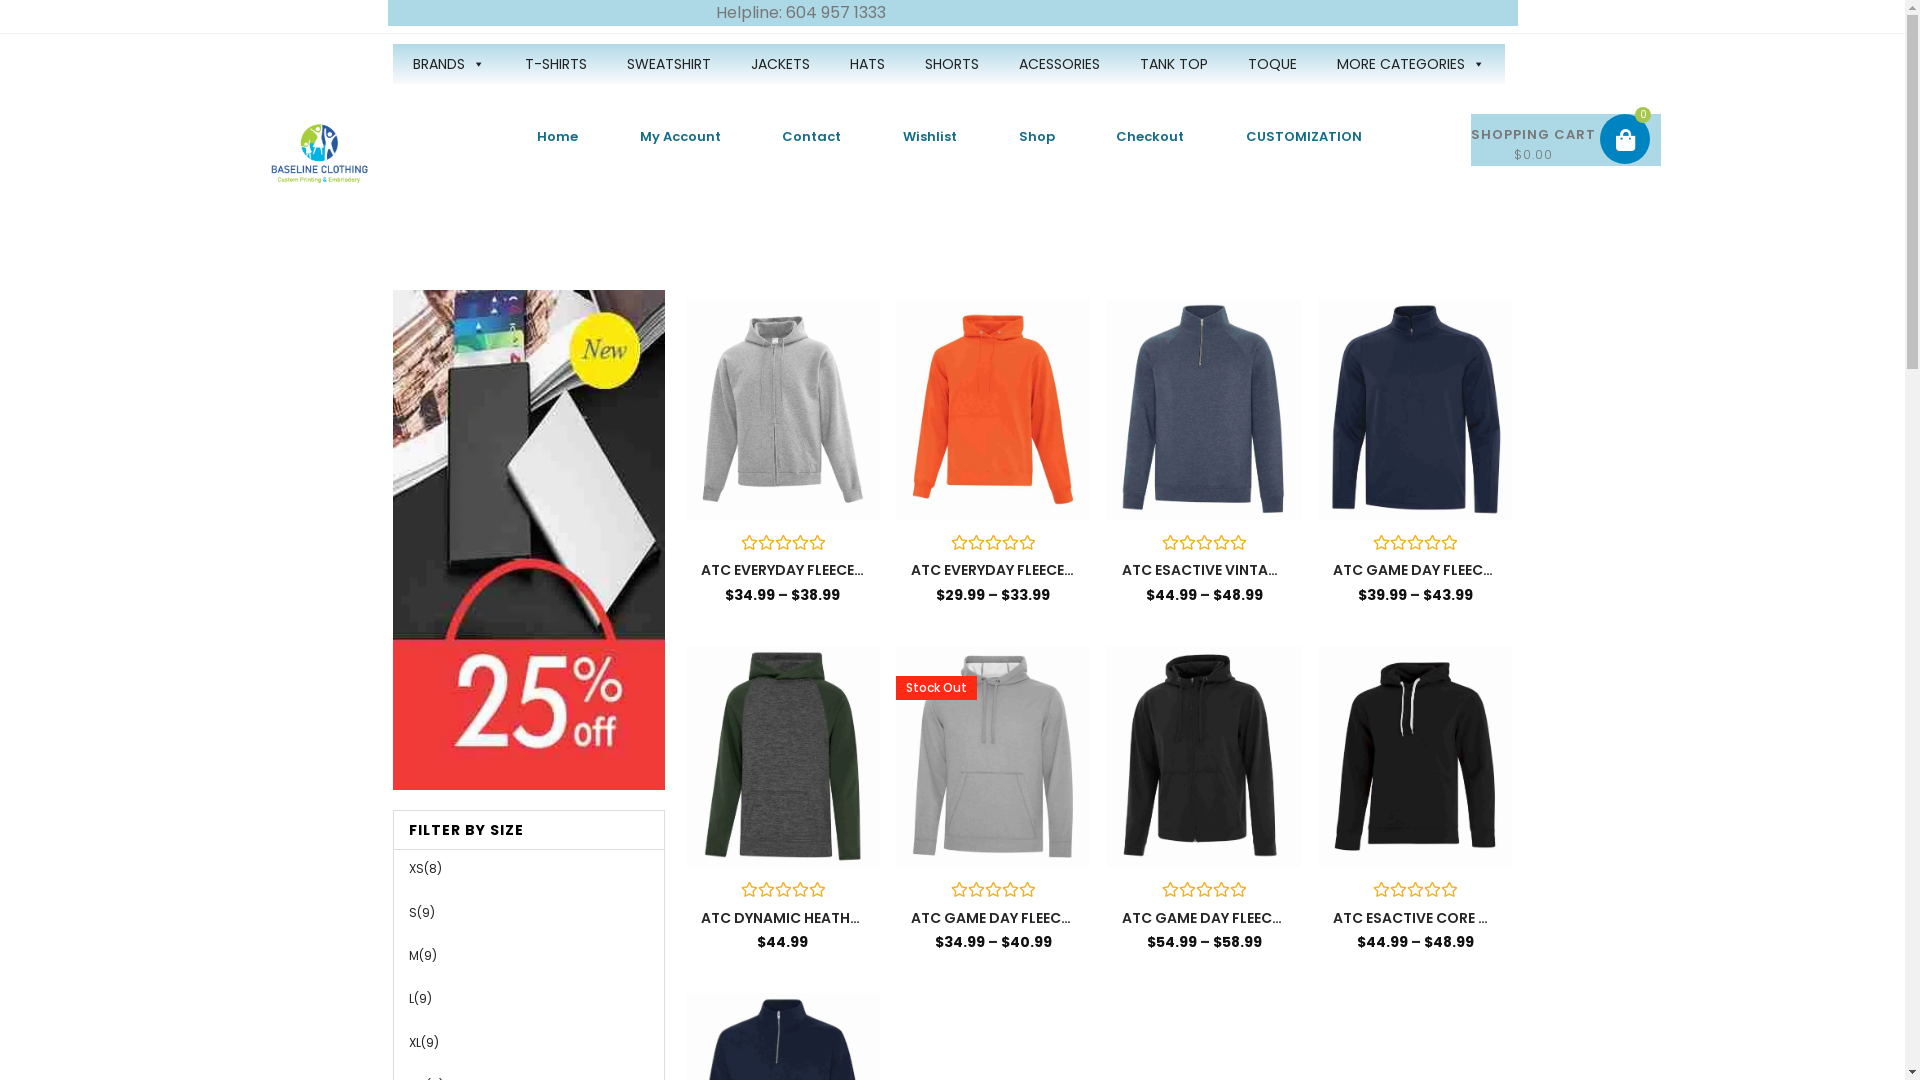 Image resolution: width=1920 pixels, height=1080 pixels. I want to click on 'L', so click(409, 998).